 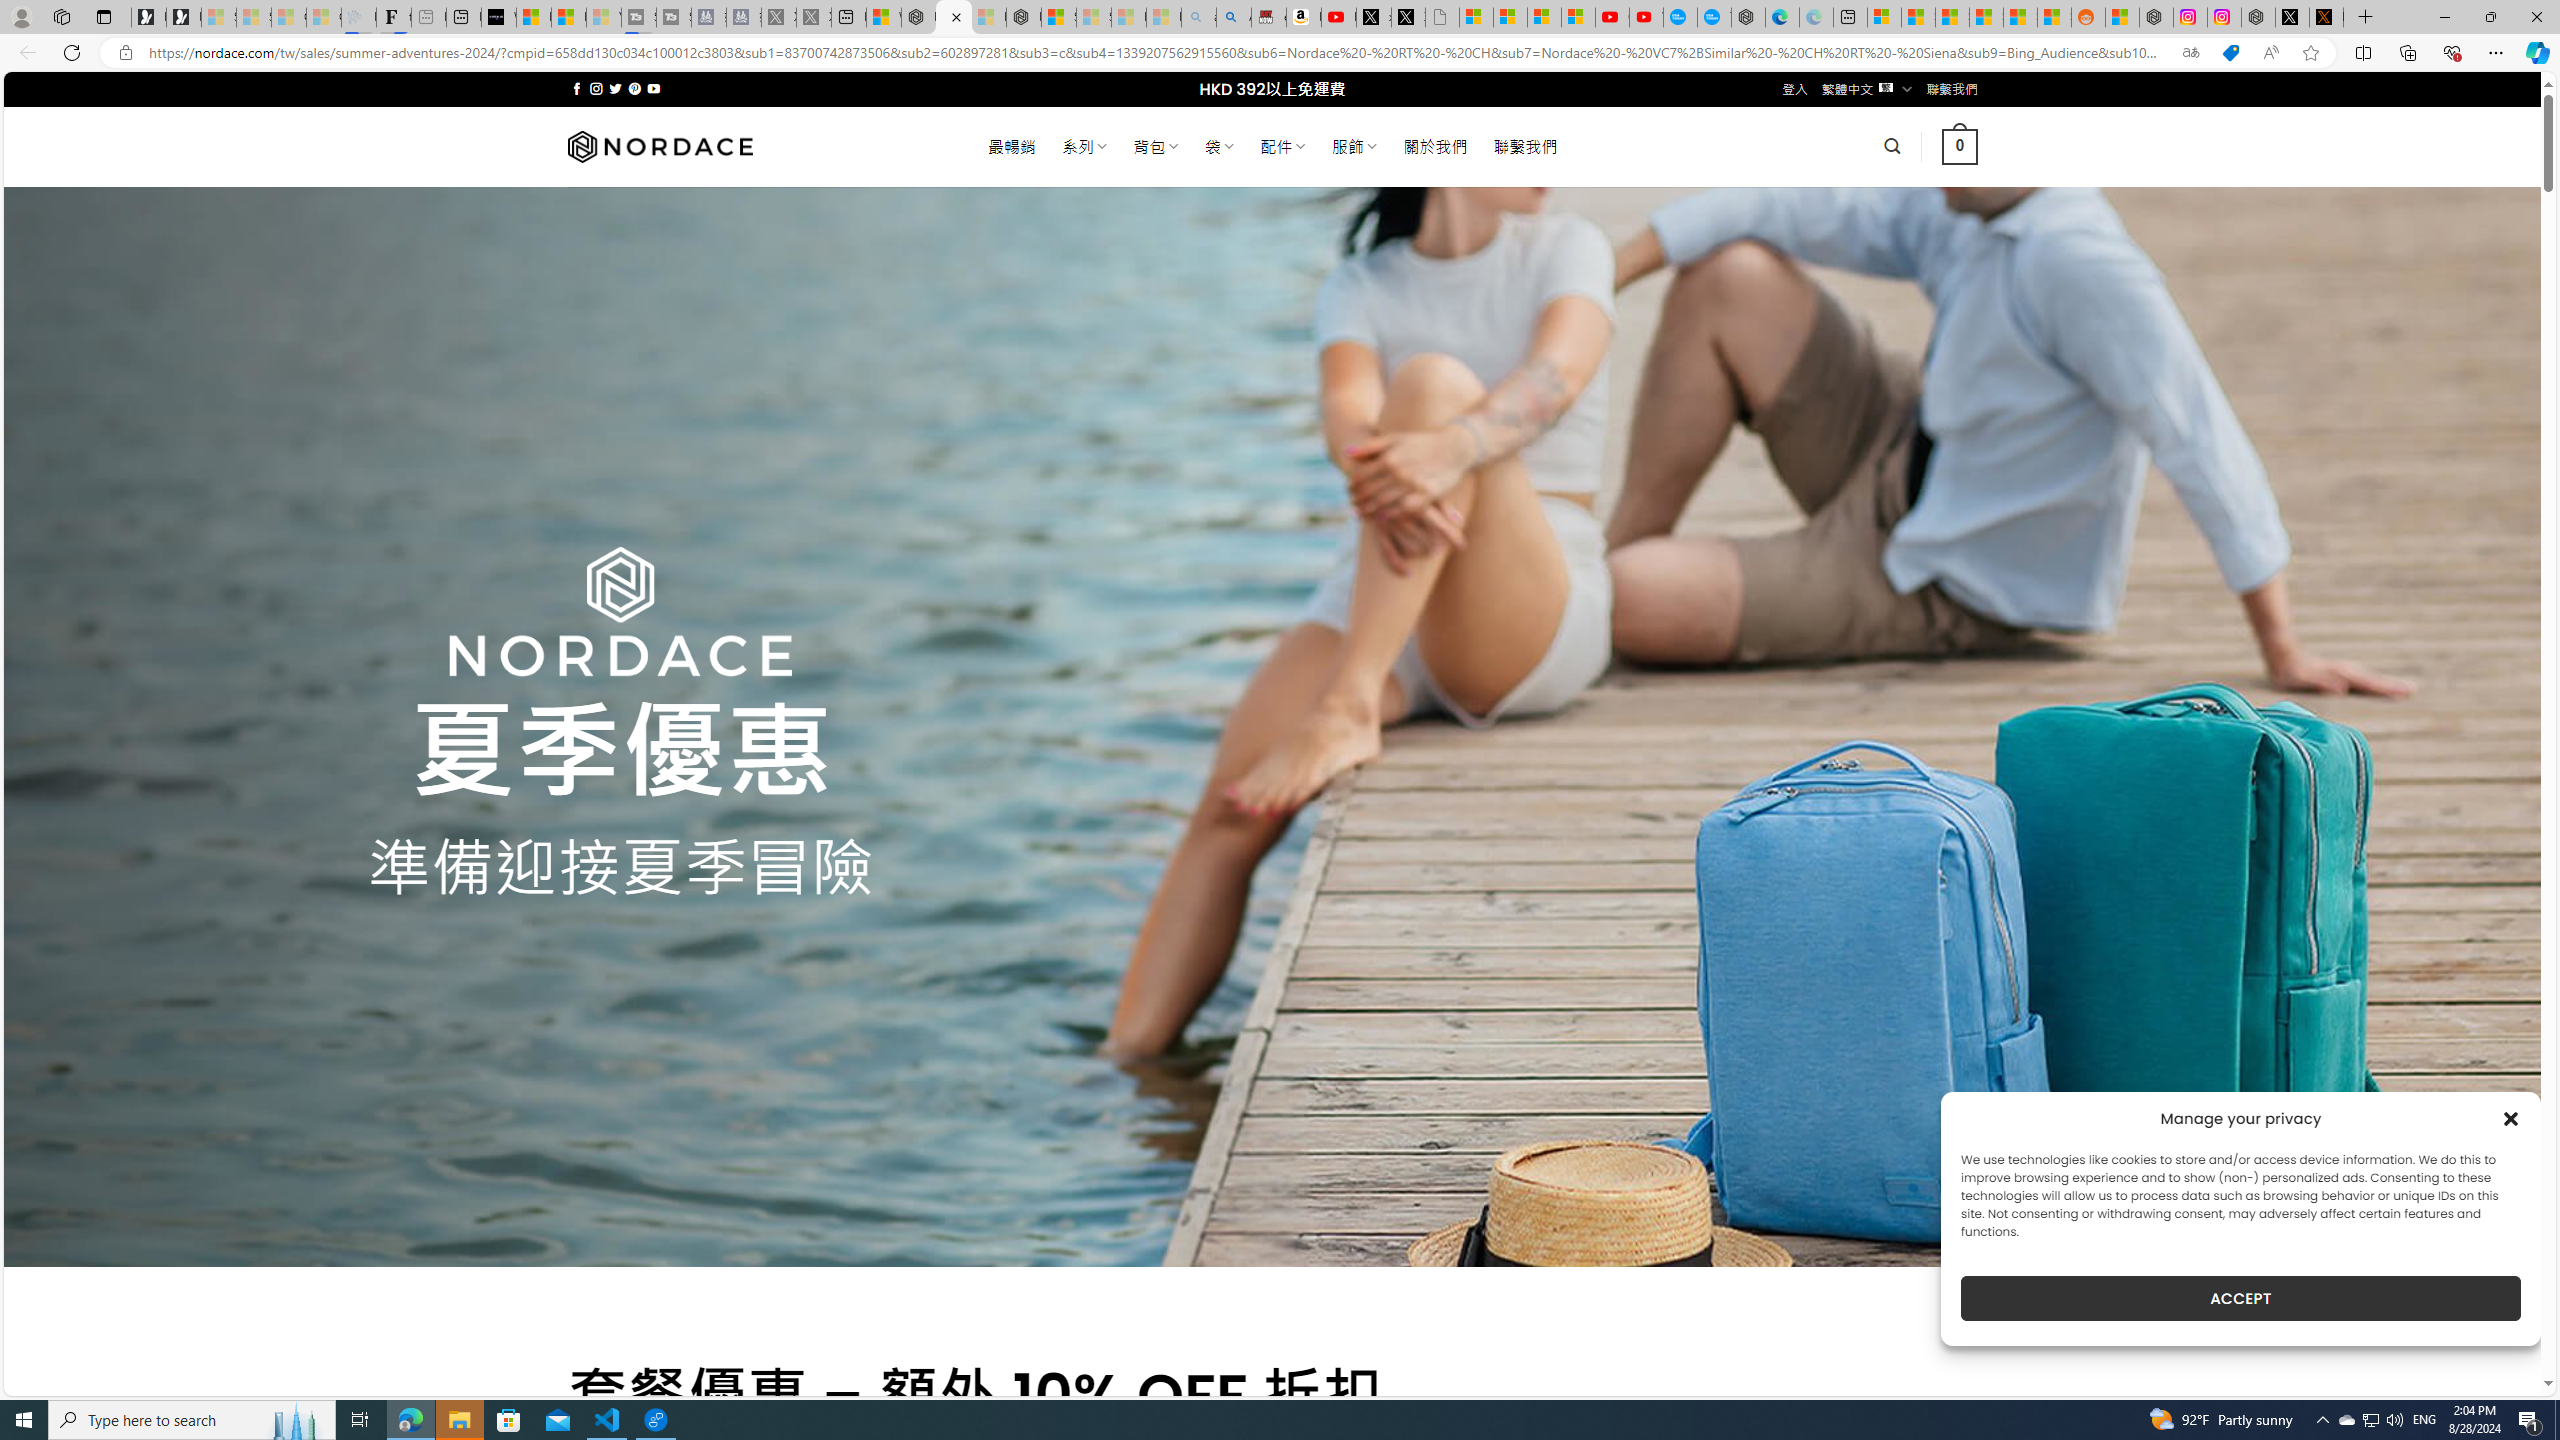 What do you see at coordinates (1883, 16) in the screenshot?
I see `'Microsoft account | Microsoft Account Privacy Settings'` at bounding box center [1883, 16].